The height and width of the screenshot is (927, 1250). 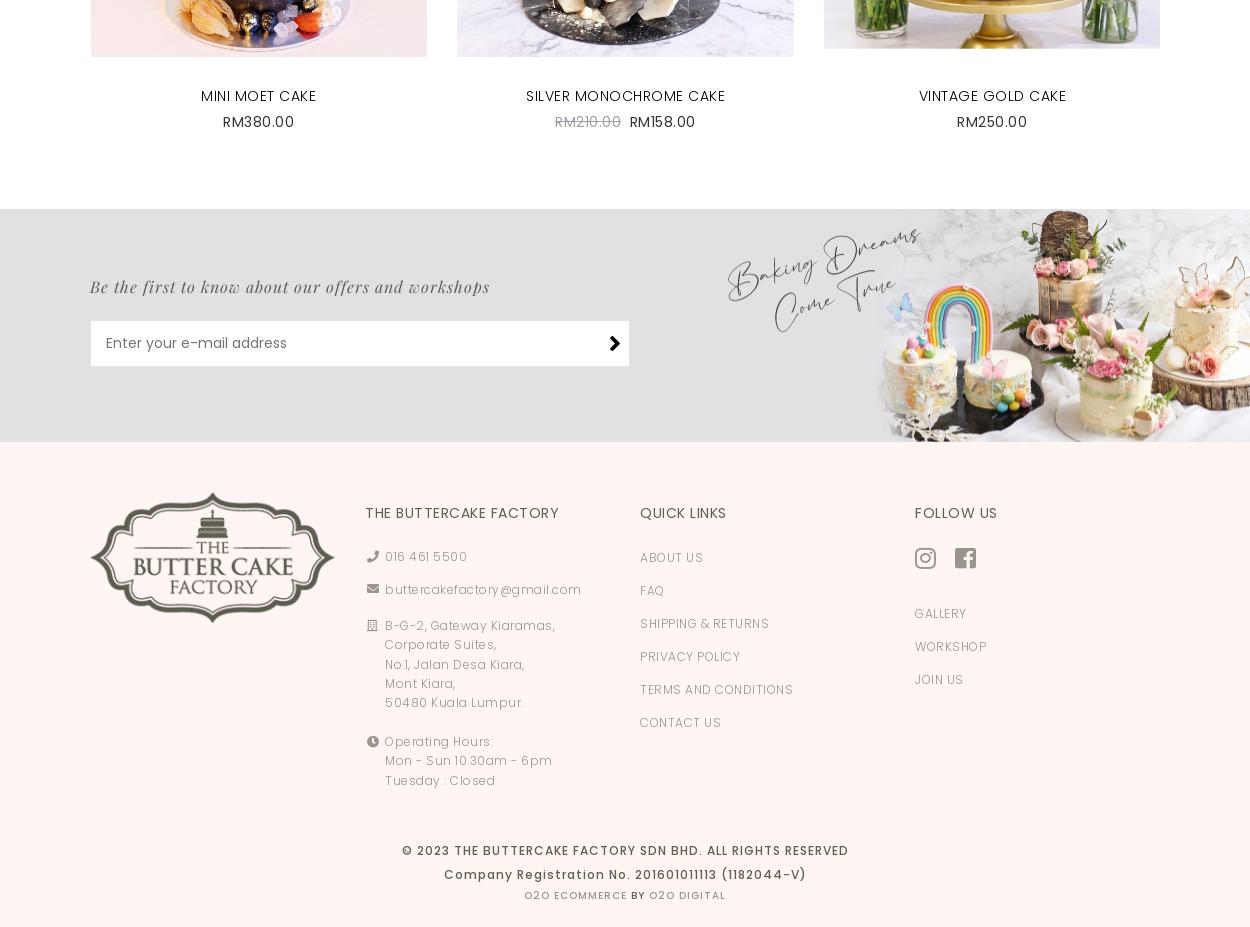 I want to click on 'Mon - Sun 10.30am - 6pm', so click(x=467, y=759).